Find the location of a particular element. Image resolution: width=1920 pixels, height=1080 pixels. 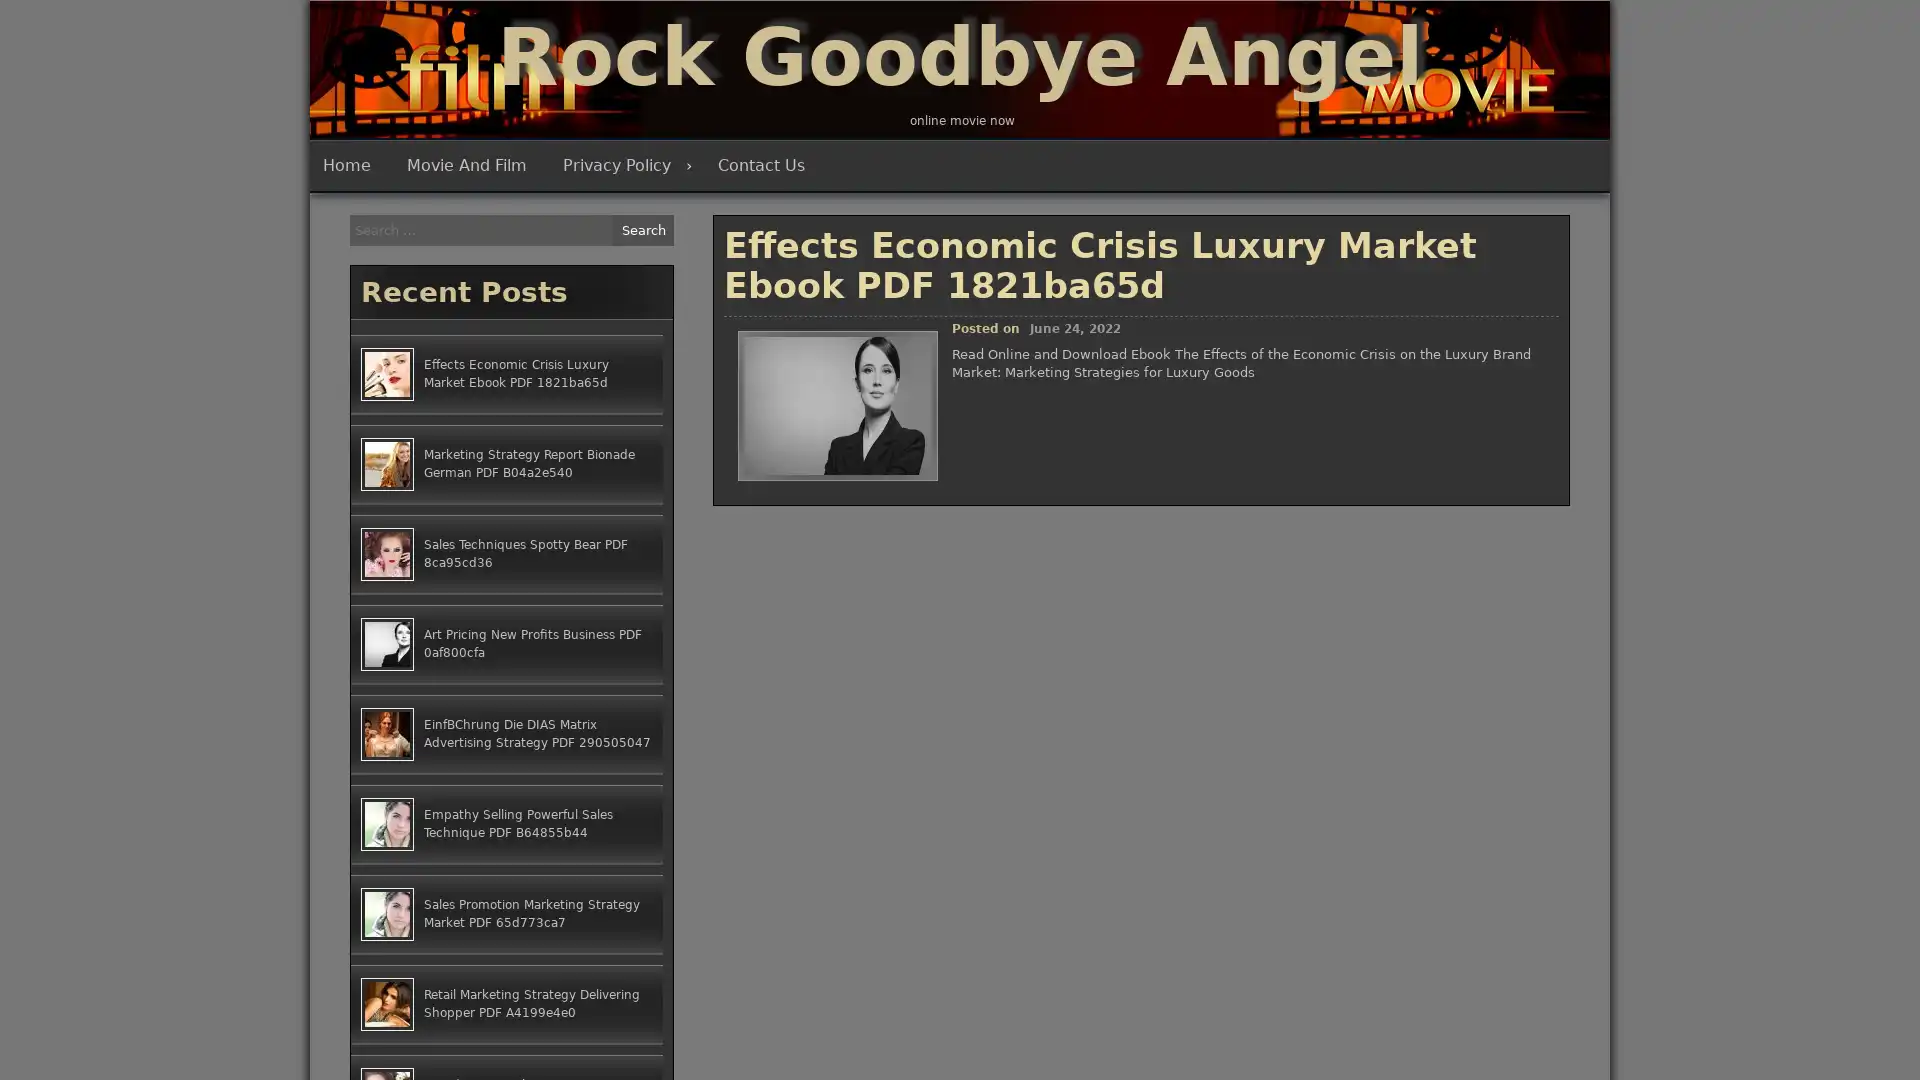

Search is located at coordinates (643, 229).